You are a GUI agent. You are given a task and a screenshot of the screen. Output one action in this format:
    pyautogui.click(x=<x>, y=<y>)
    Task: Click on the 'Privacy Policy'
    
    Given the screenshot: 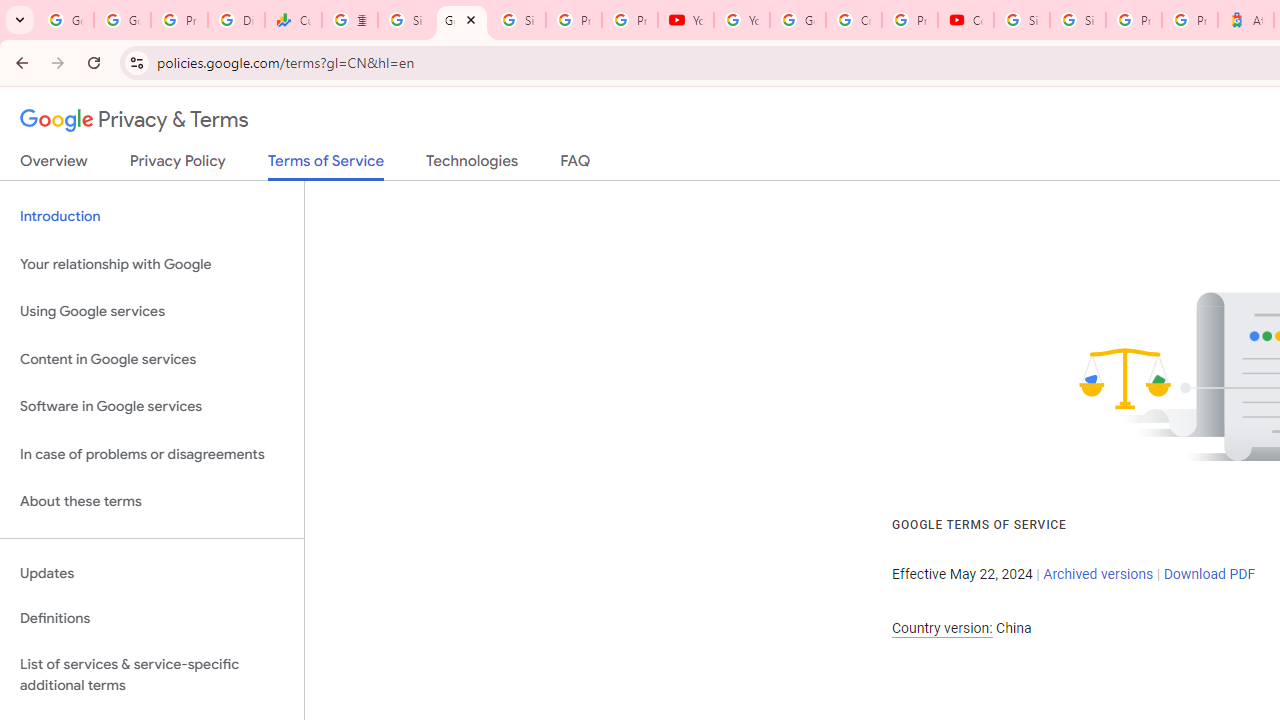 What is the action you would take?
    pyautogui.click(x=177, y=164)
    